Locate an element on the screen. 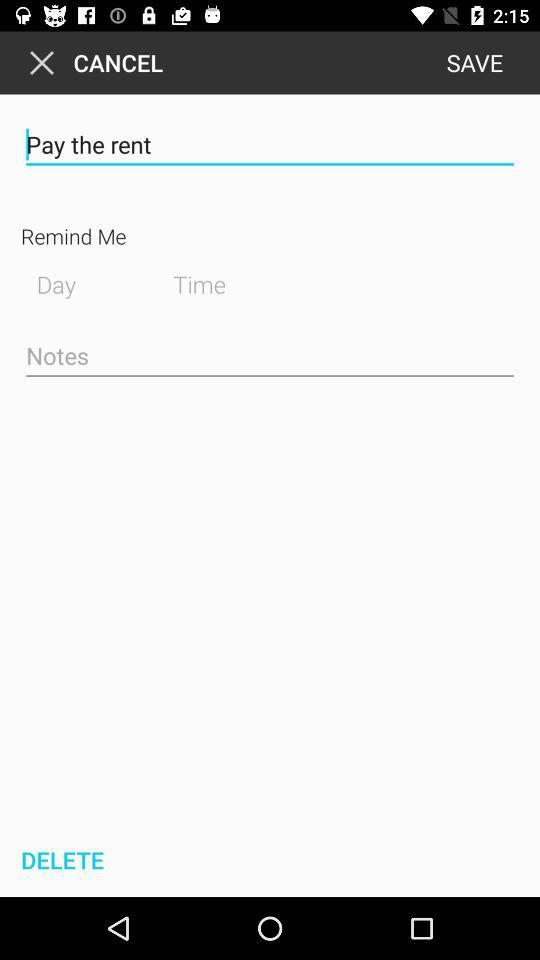 The width and height of the screenshot is (540, 960). note is located at coordinates (270, 357).